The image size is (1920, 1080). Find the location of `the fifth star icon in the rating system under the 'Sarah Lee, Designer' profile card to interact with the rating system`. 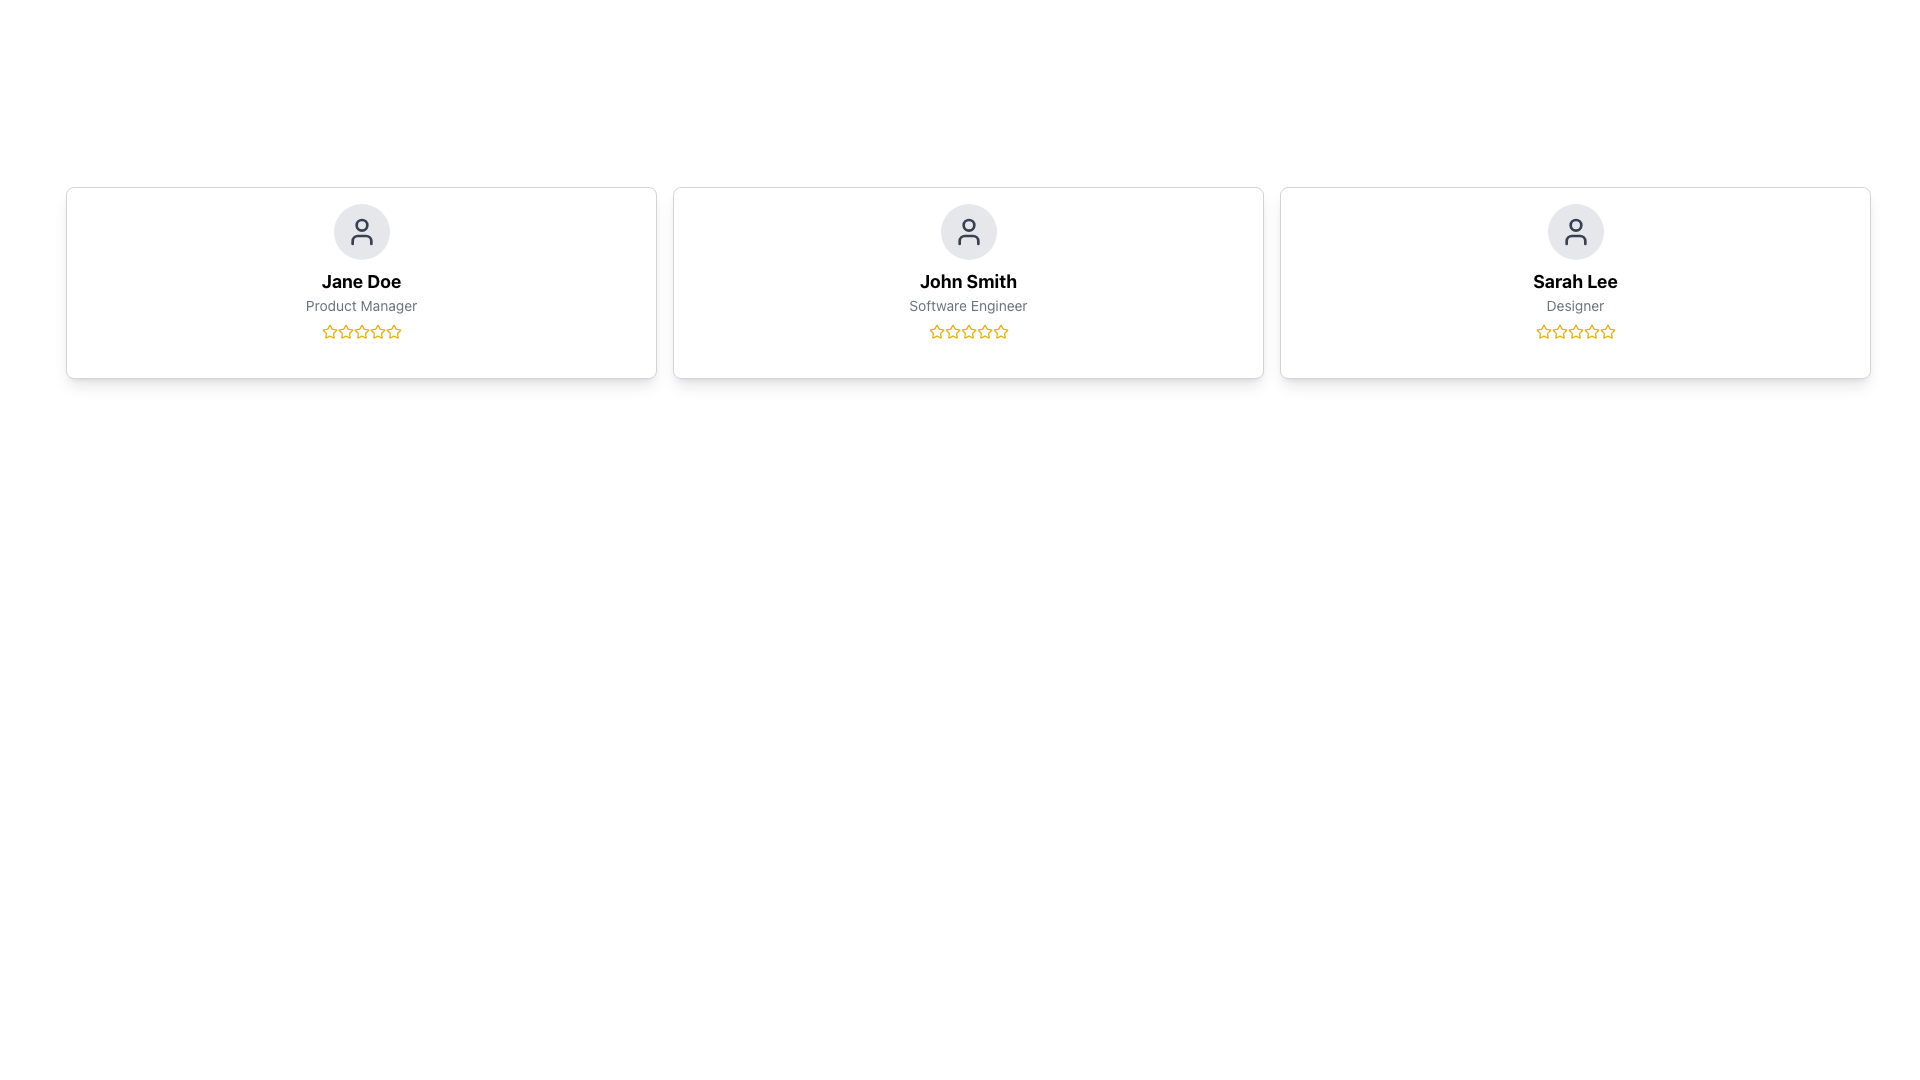

the fifth star icon in the rating system under the 'Sarah Lee, Designer' profile card to interact with the rating system is located at coordinates (1607, 330).